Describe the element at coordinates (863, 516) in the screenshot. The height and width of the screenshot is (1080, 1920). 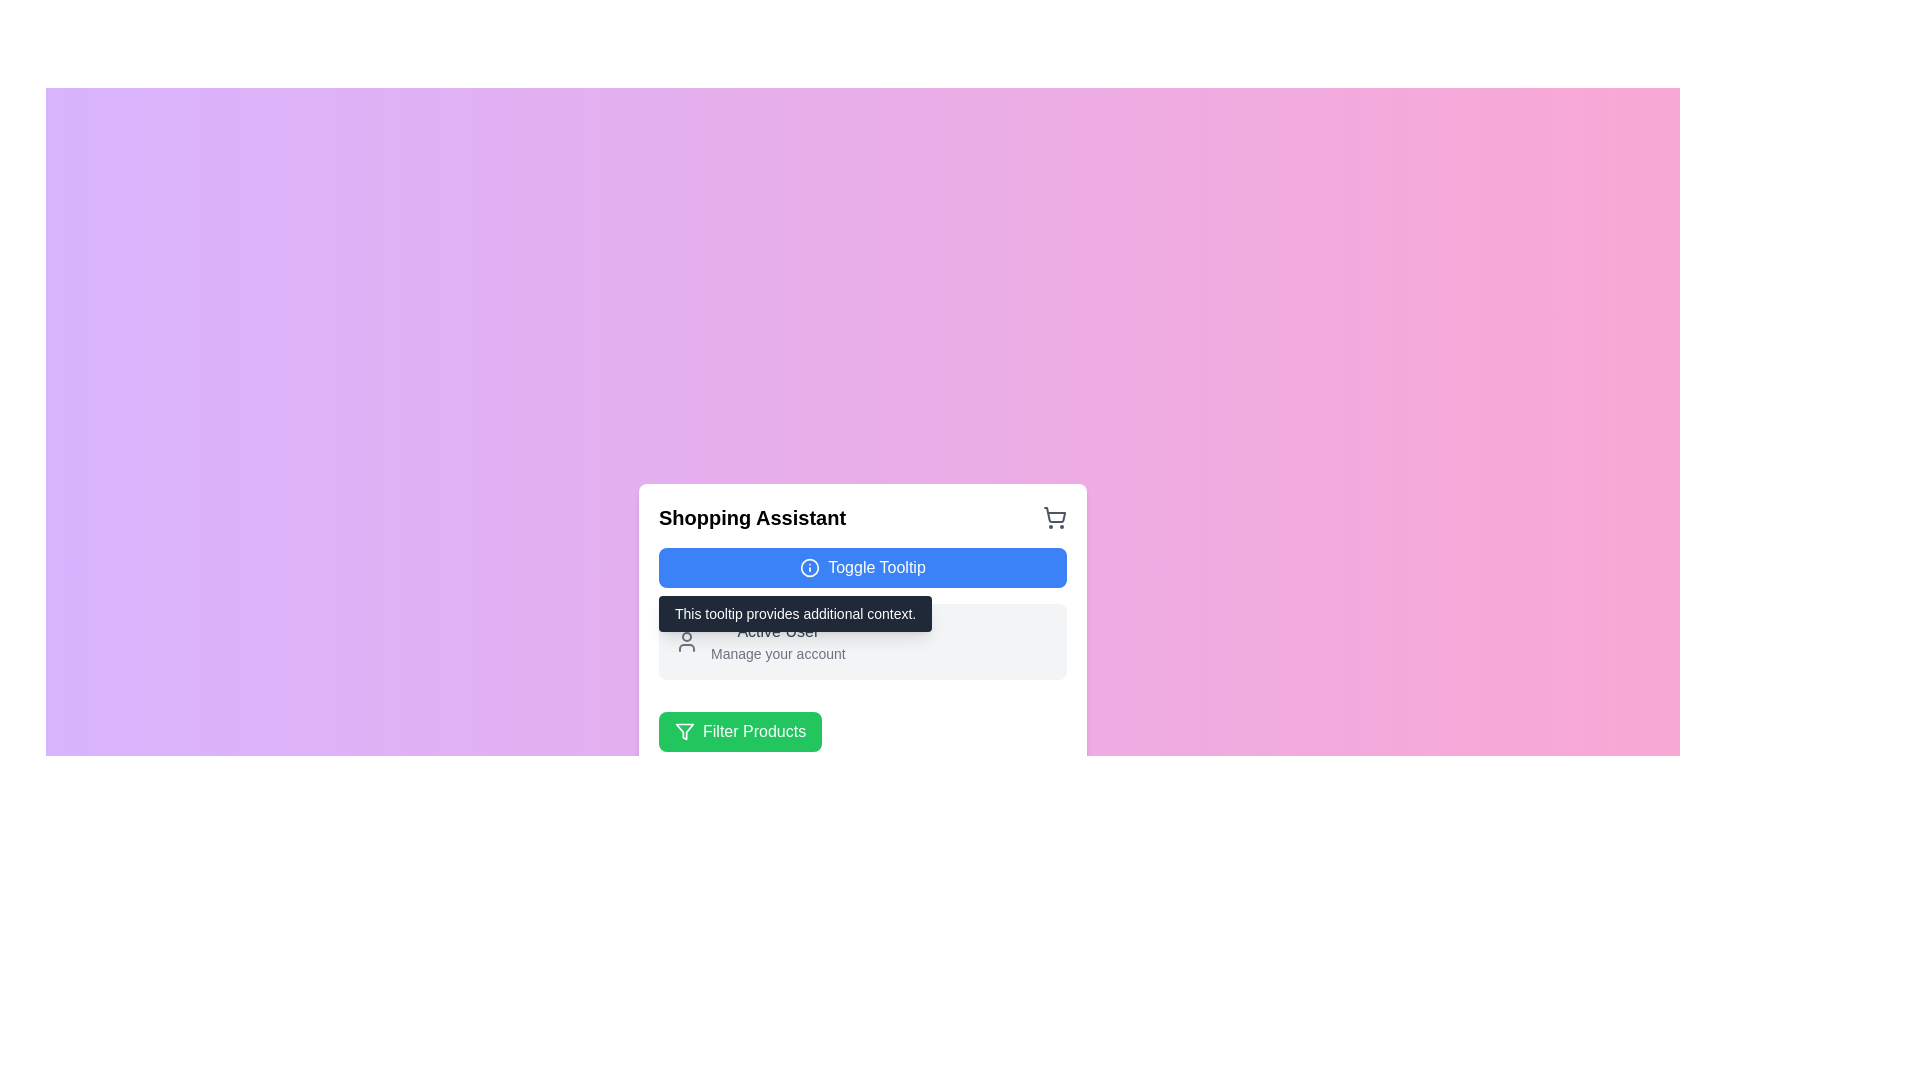
I see `the header element with an accompanying icon at the top of the card to enhance accessibility` at that location.